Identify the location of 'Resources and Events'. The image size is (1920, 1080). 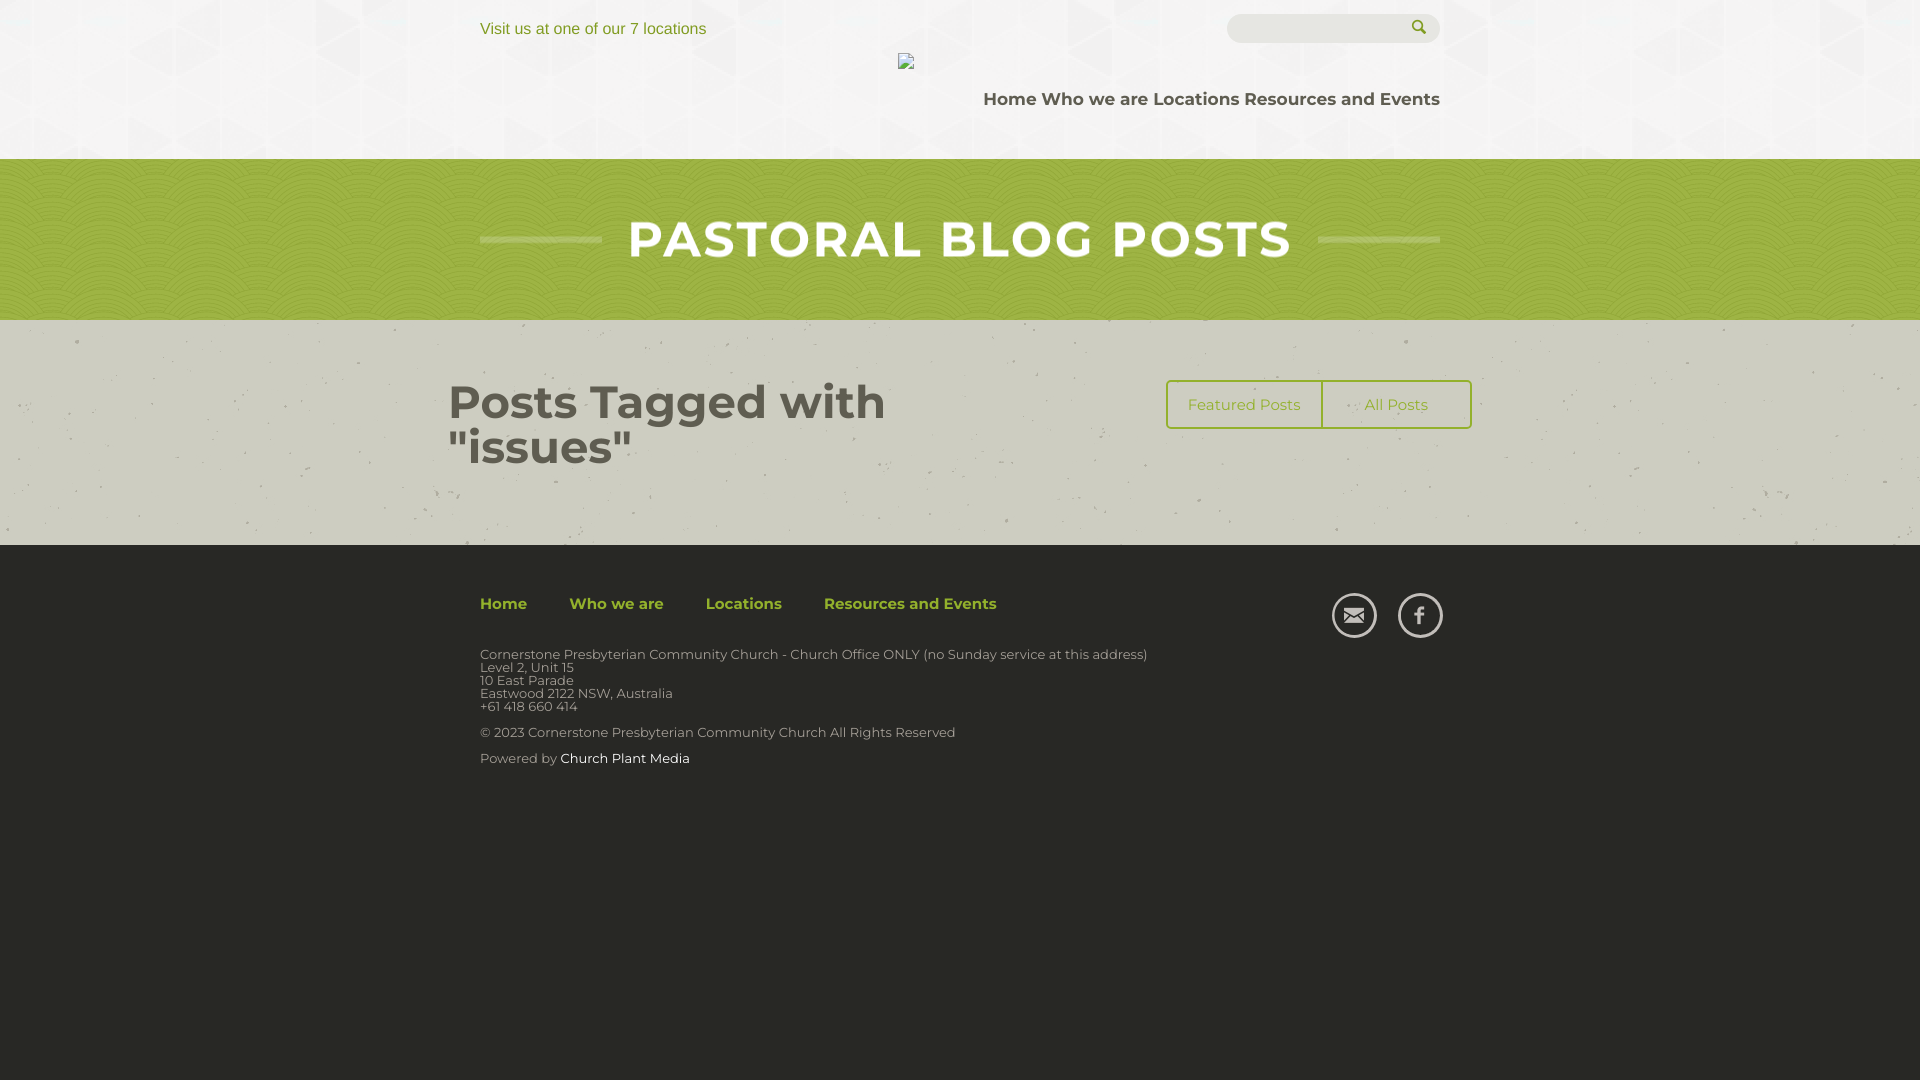
(1342, 100).